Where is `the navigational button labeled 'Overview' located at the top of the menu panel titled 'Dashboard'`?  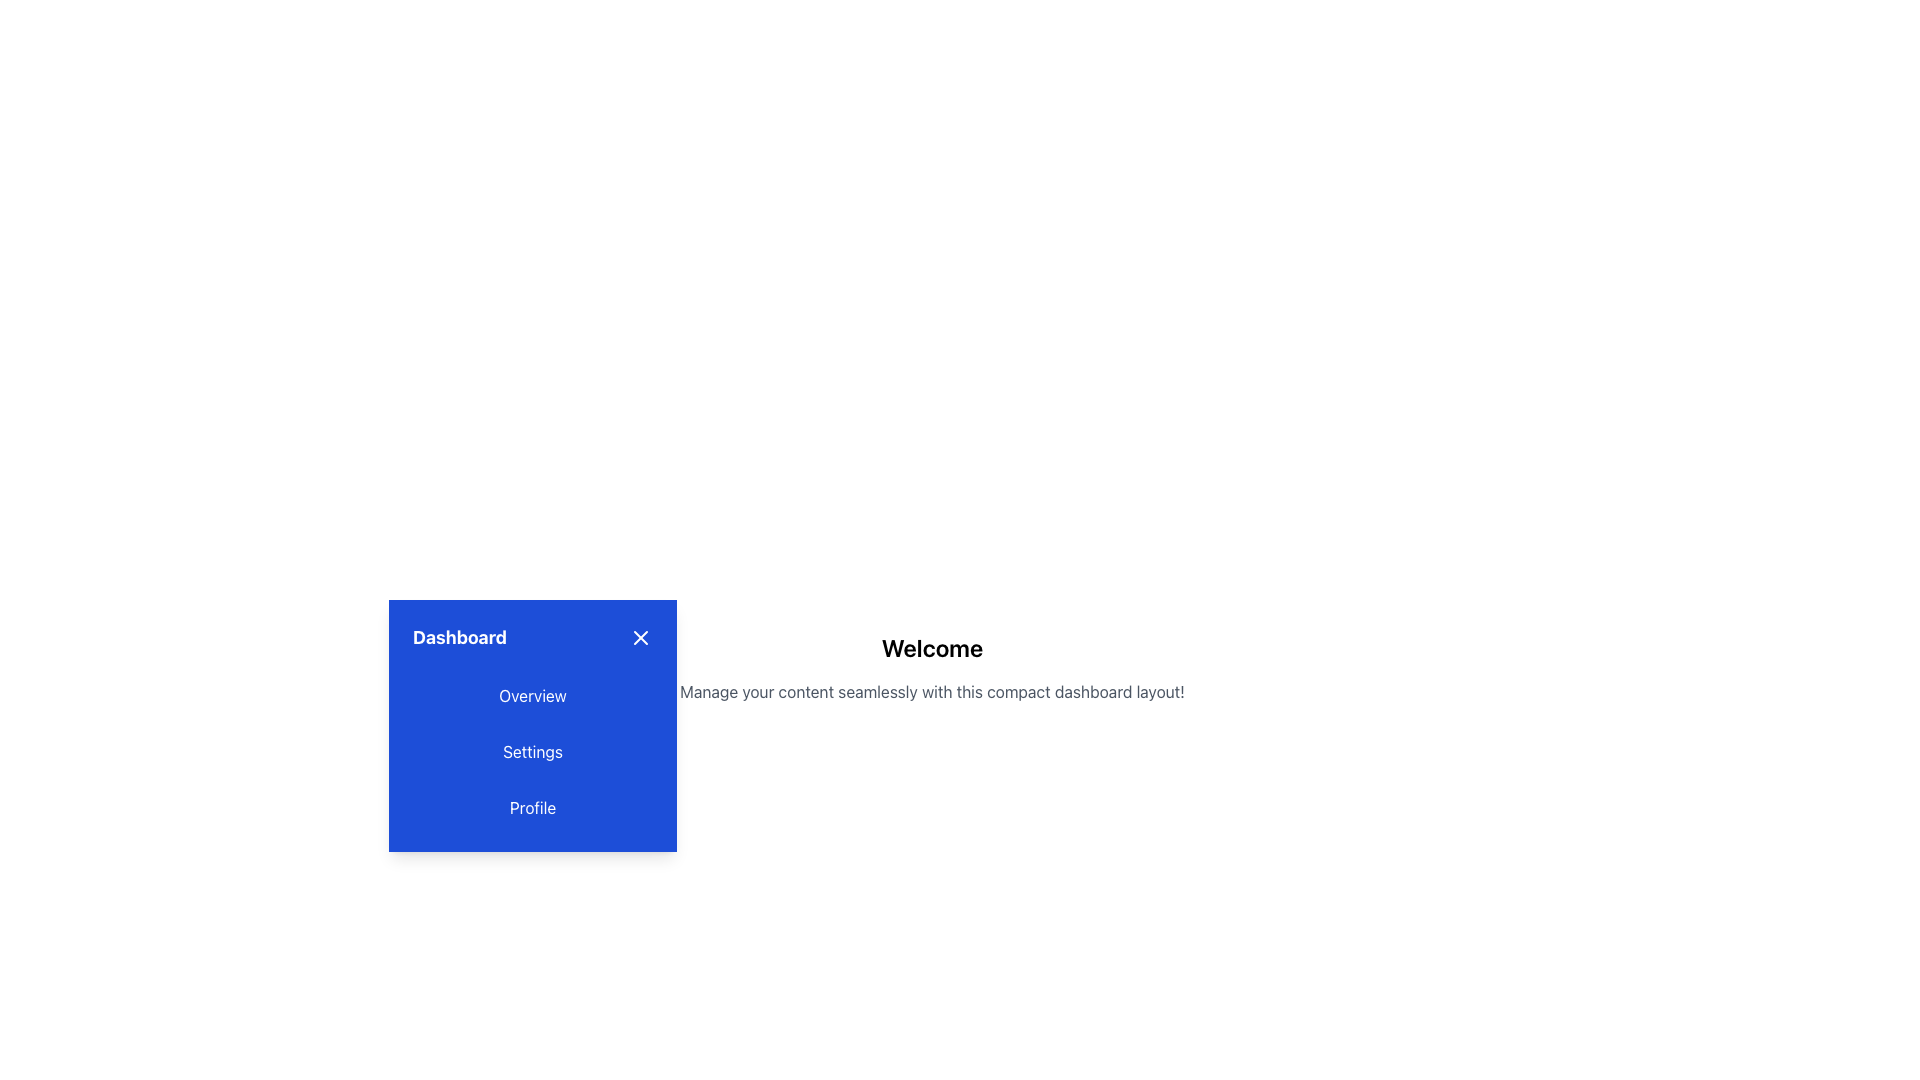 the navigational button labeled 'Overview' located at the top of the menu panel titled 'Dashboard' is located at coordinates (532, 694).